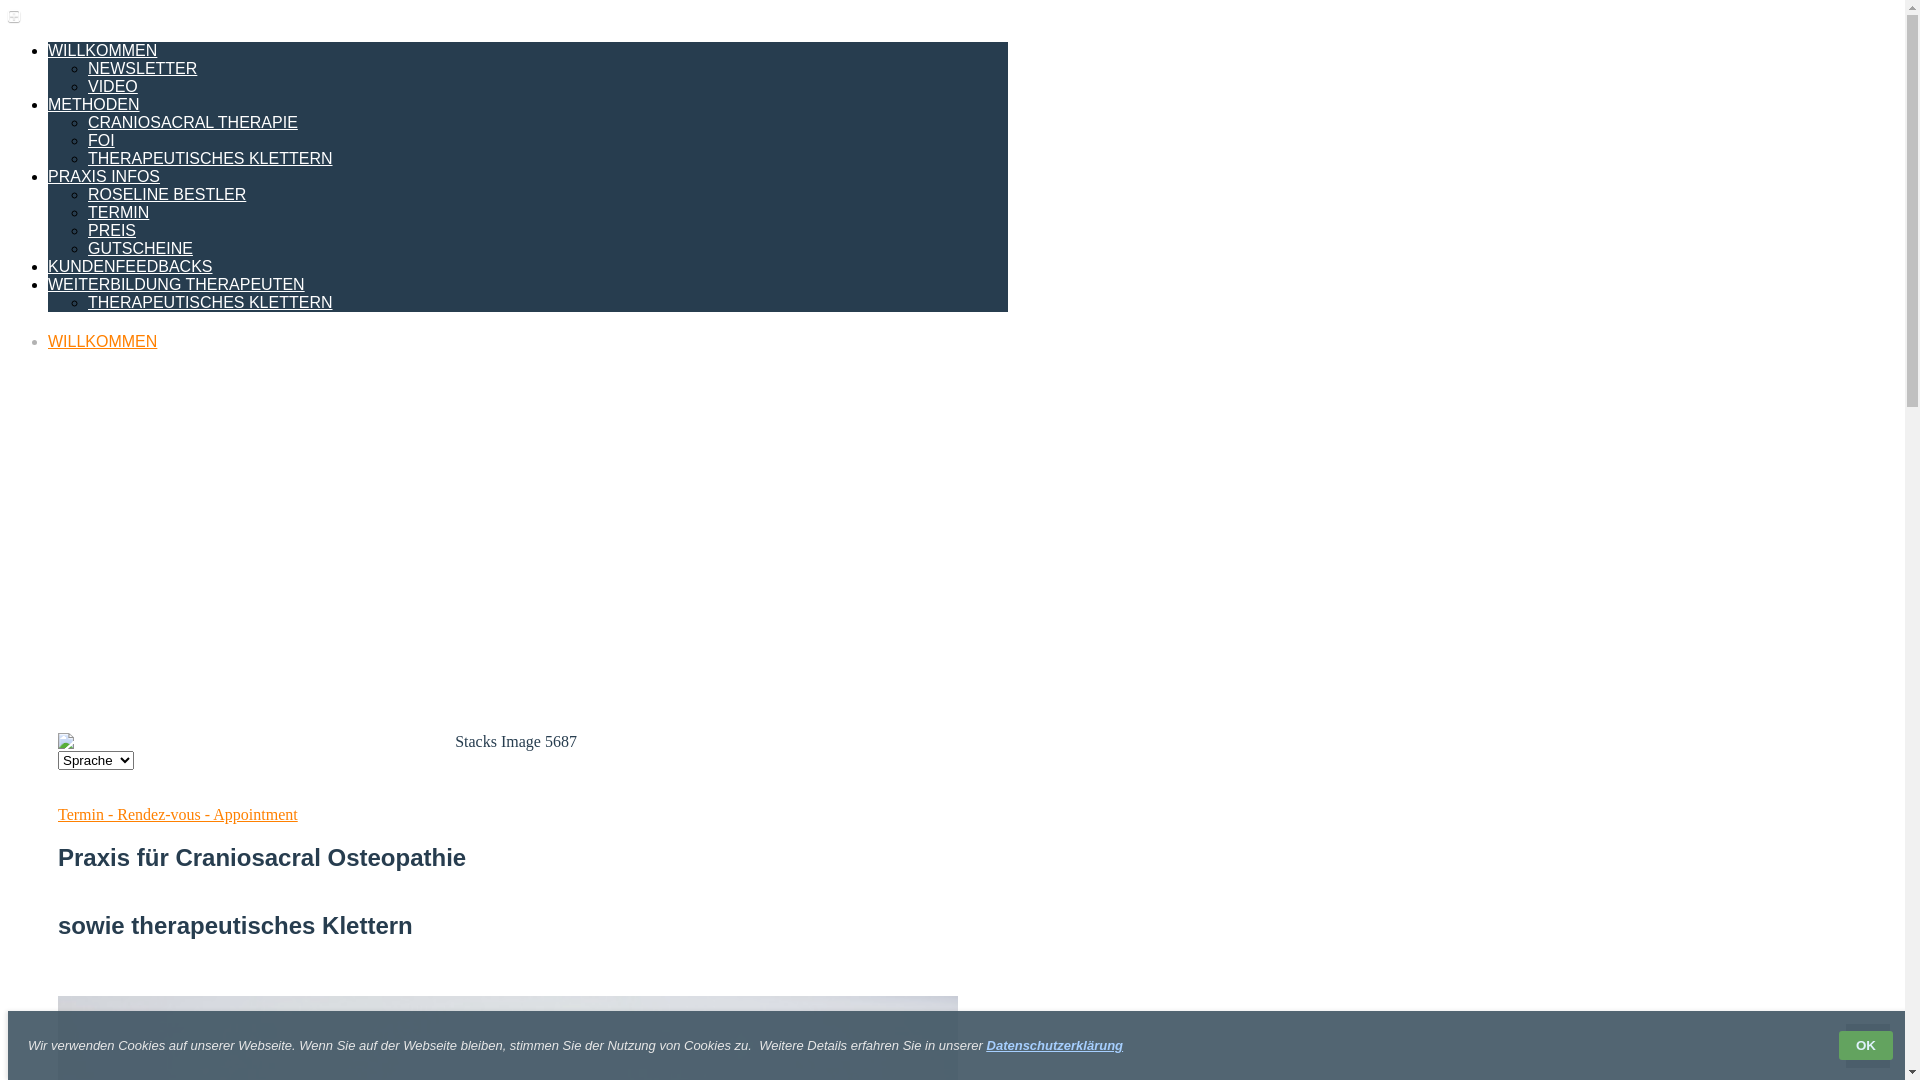  Describe the element at coordinates (210, 157) in the screenshot. I see `'THERAPEUTISCHES KLETTERN'` at that location.